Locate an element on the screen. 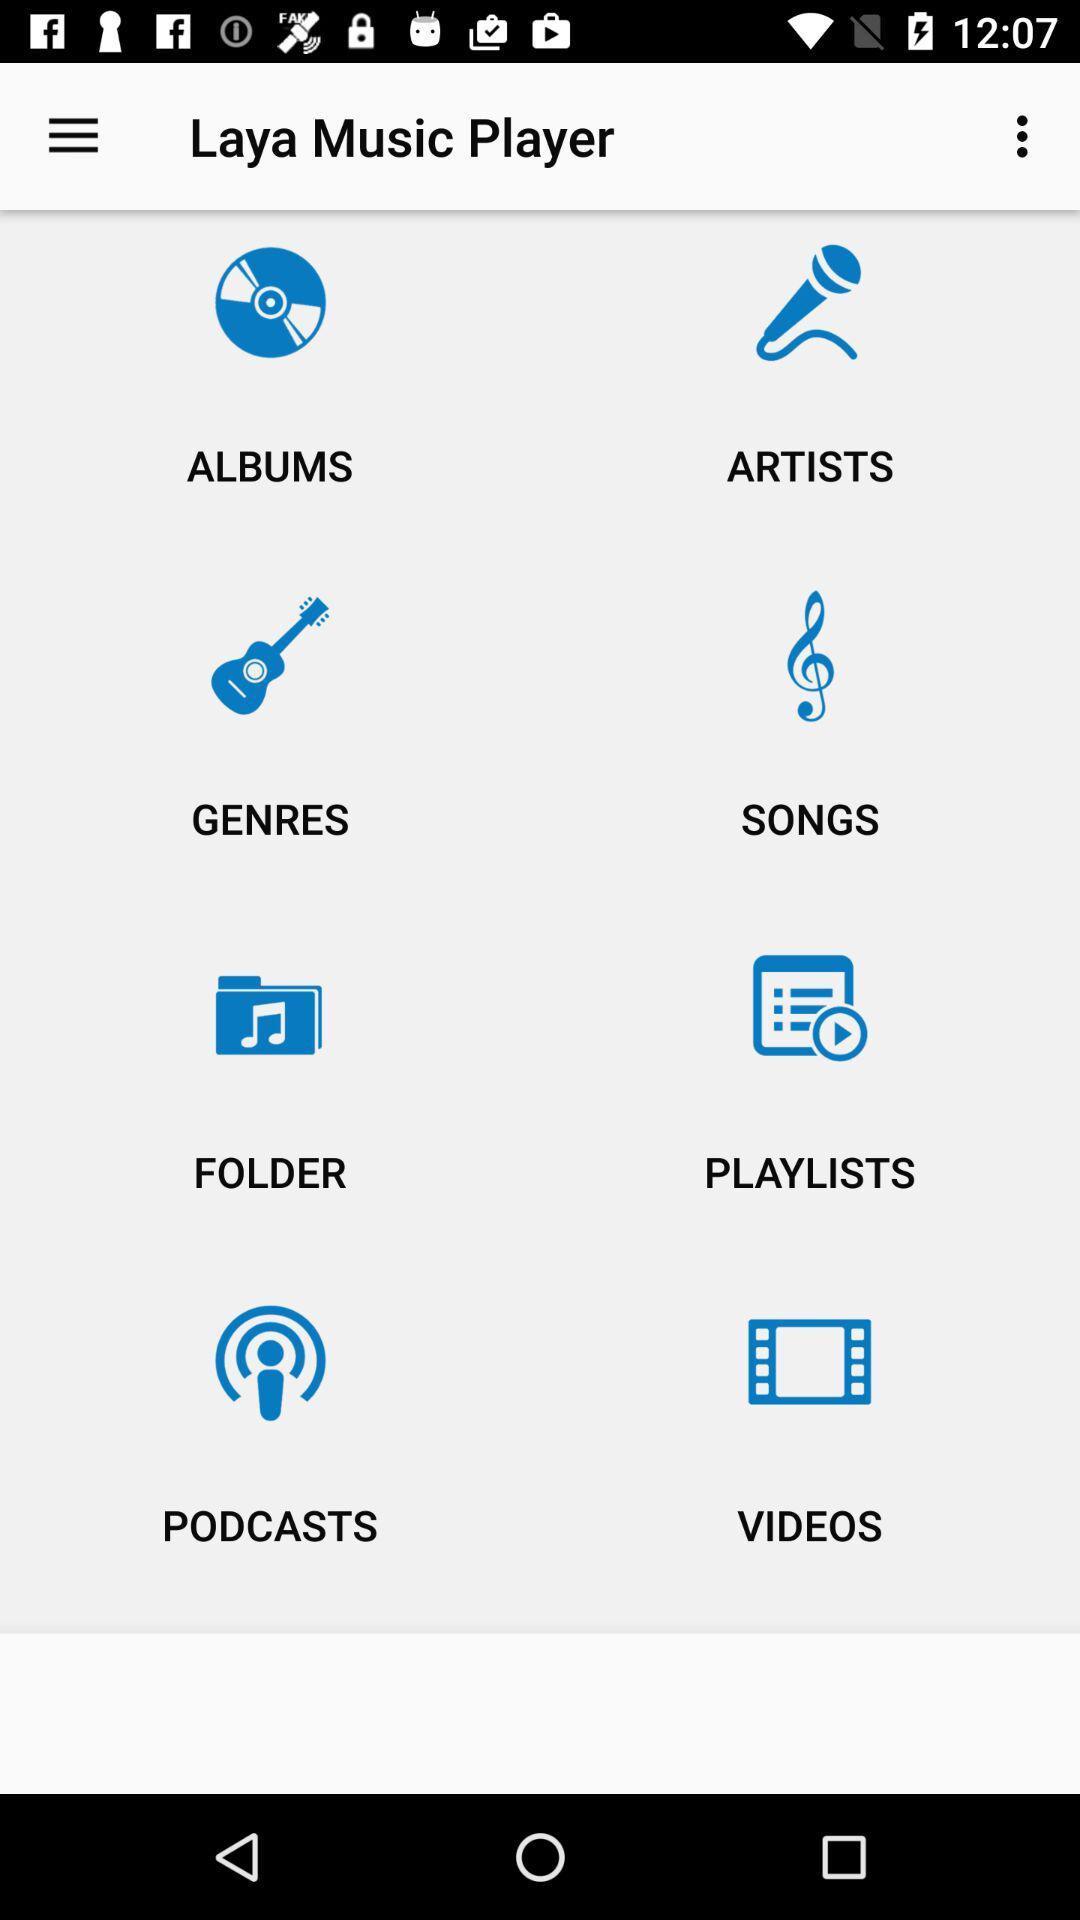 The height and width of the screenshot is (1920, 1080). the videos item is located at coordinates (810, 1451).